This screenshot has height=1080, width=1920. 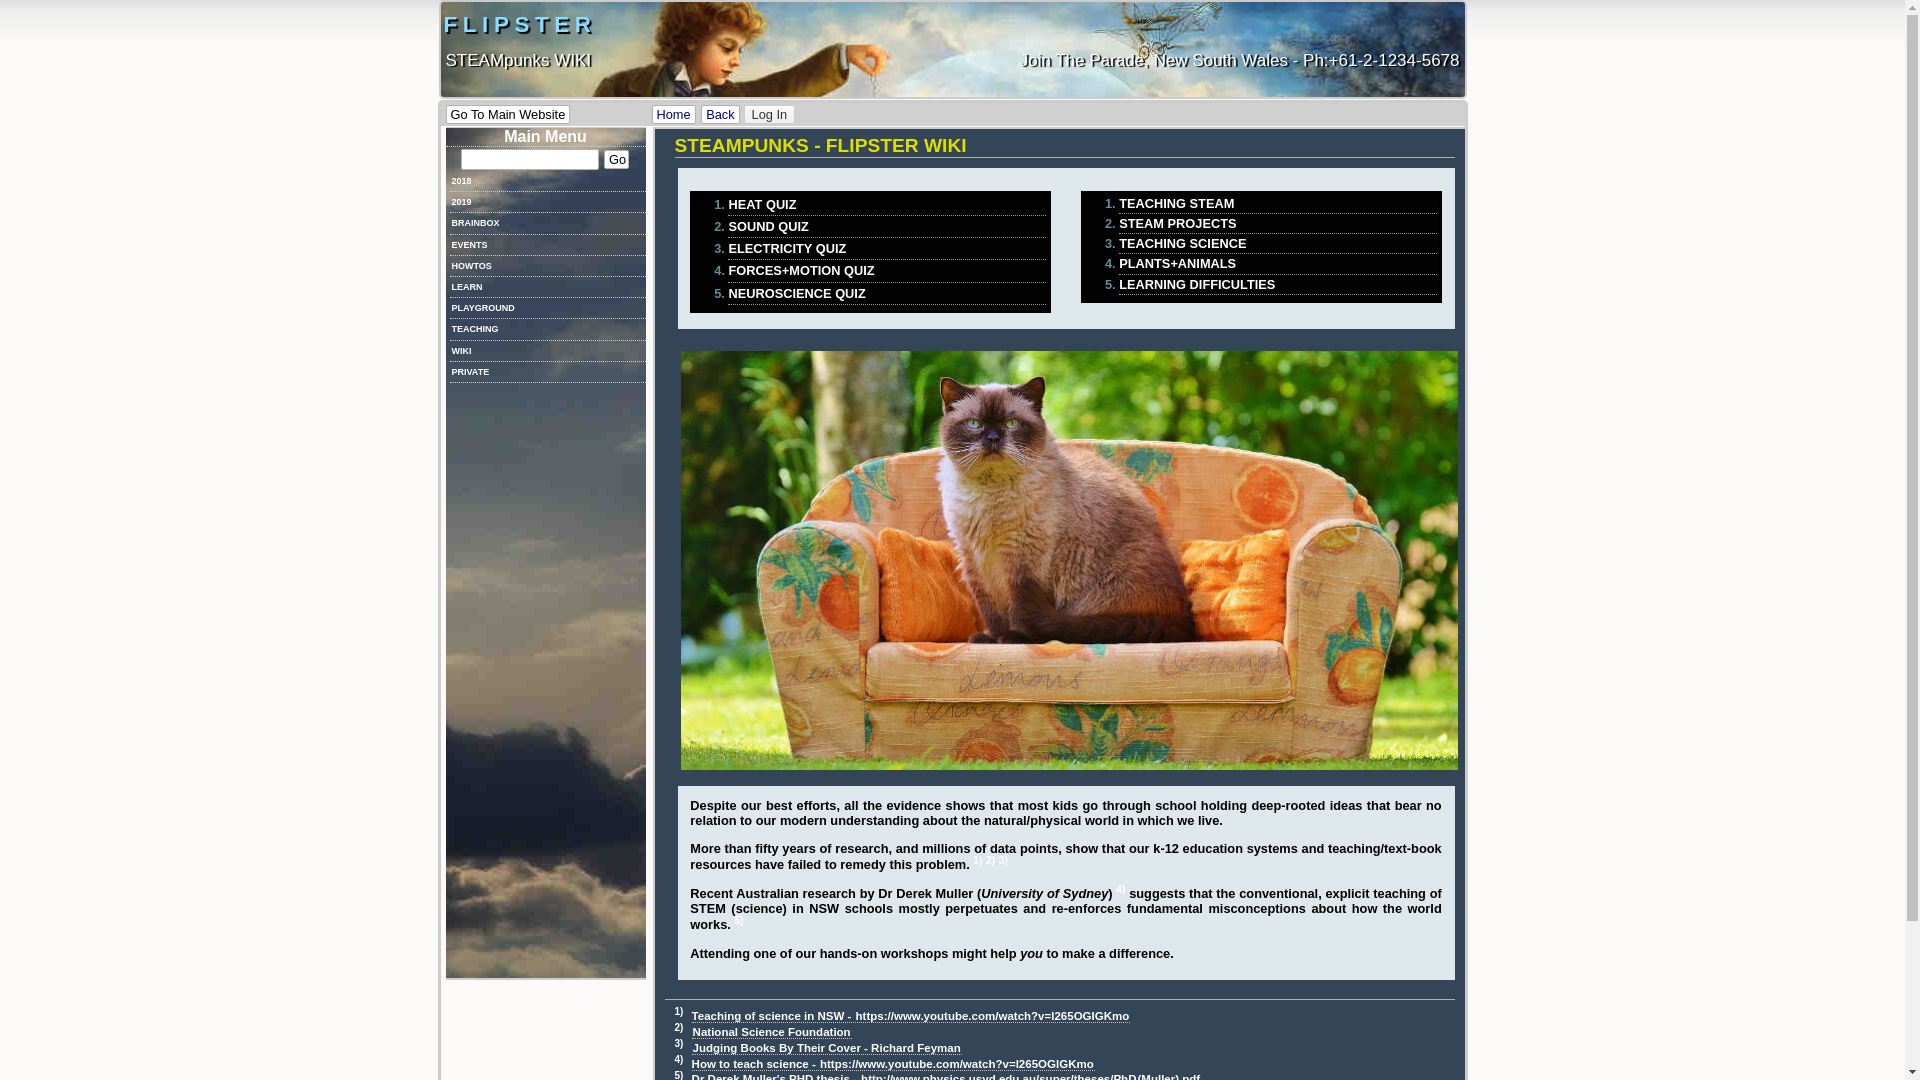 I want to click on 'FORCES+MOTION QUIZ', so click(x=885, y=270).